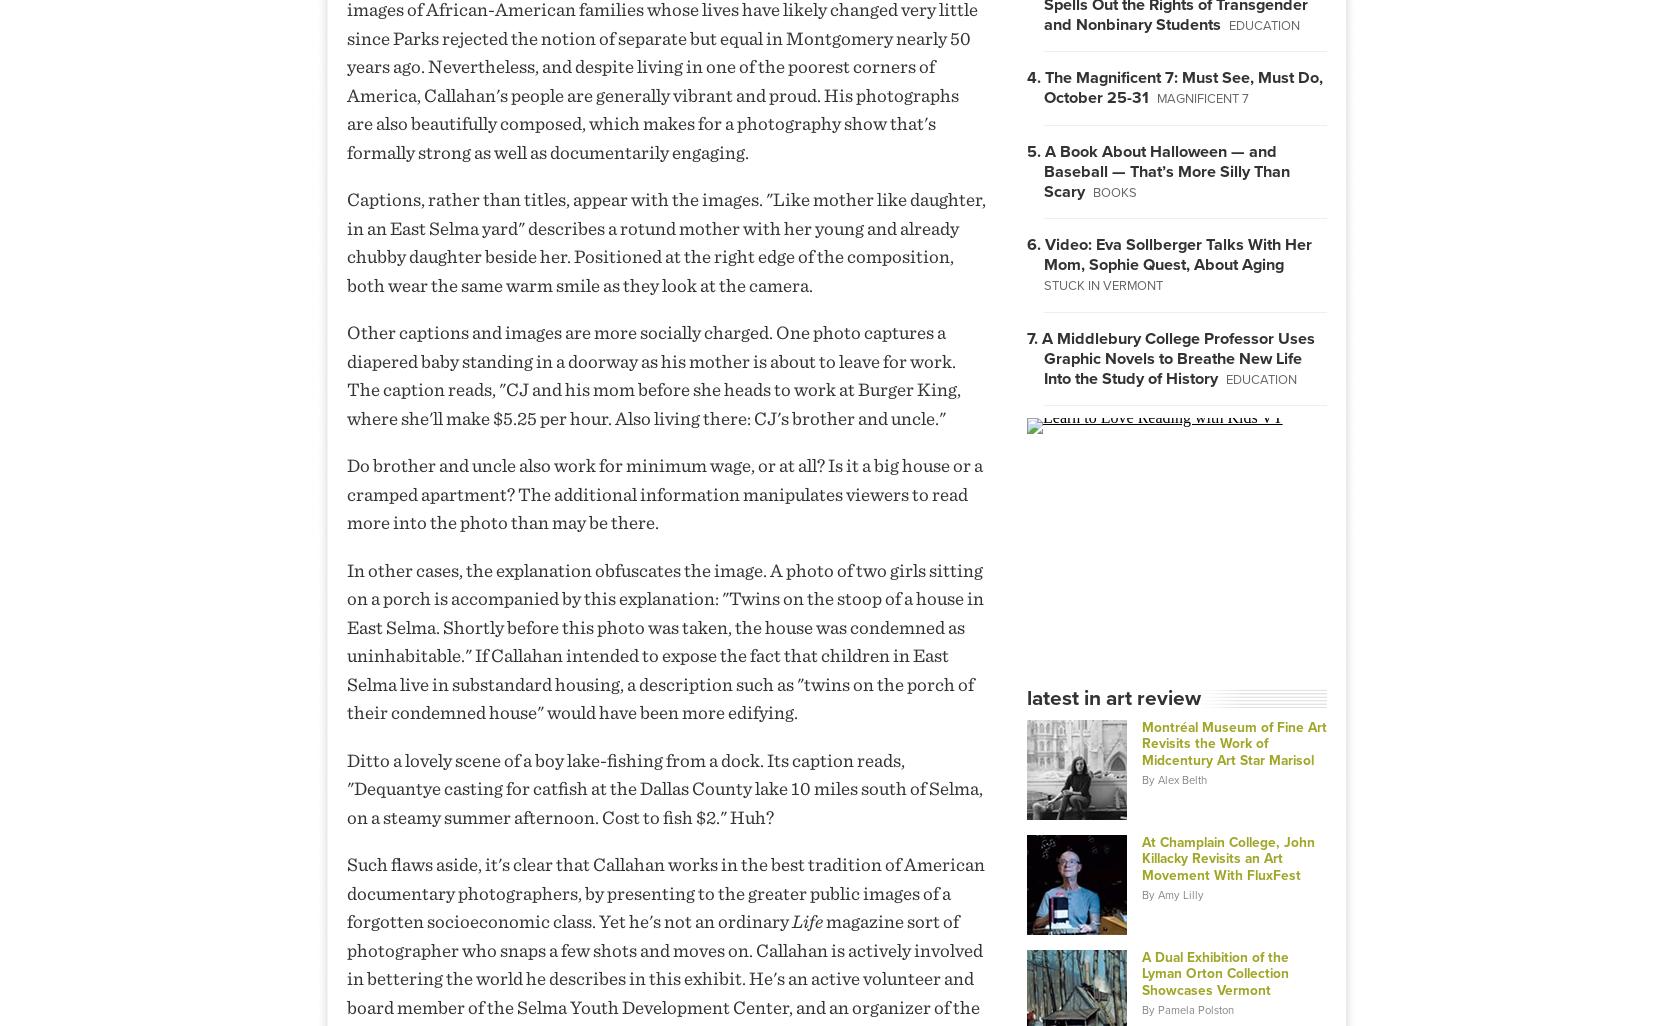  Describe the element at coordinates (1139, 743) in the screenshot. I see `'Montréal Museum of Fine Art Revisits the Work of Midcentury Art Star Marisol'` at that location.